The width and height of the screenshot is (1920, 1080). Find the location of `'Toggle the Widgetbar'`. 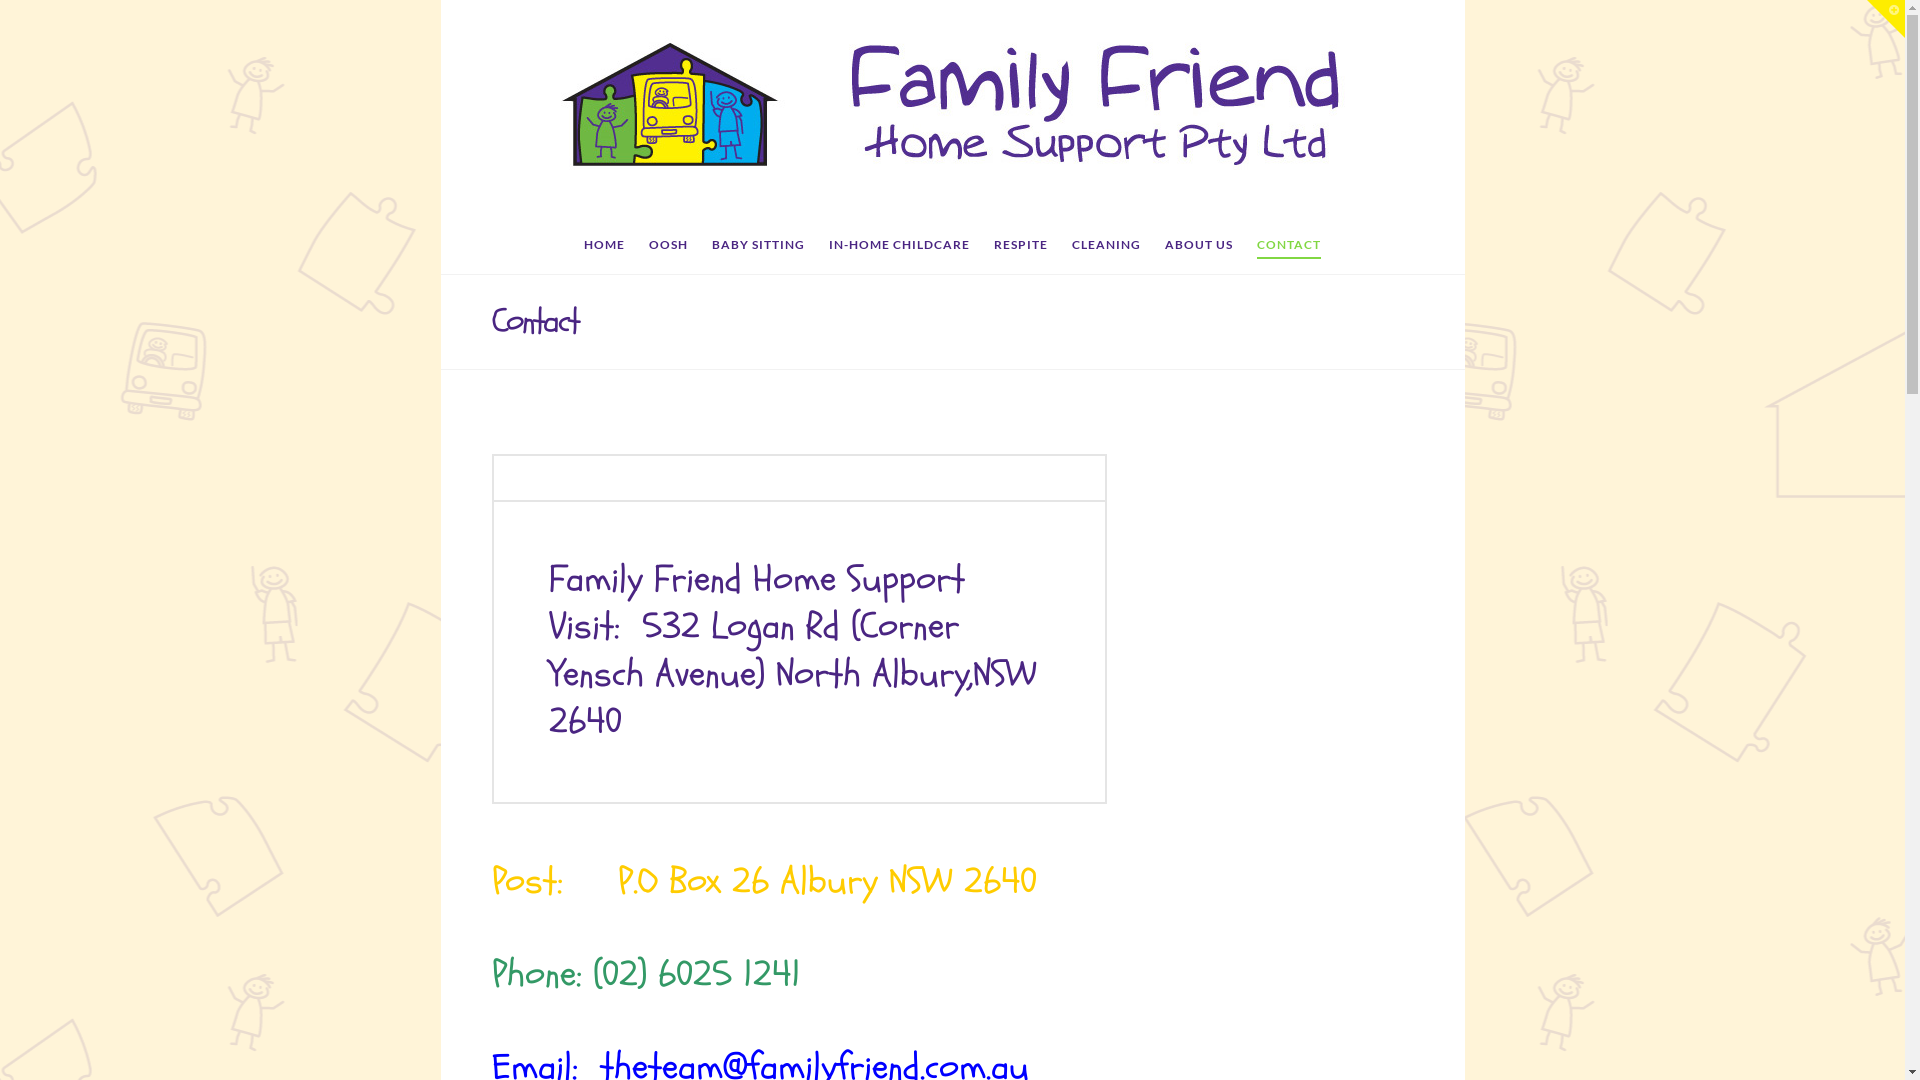

'Toggle the Widgetbar' is located at coordinates (1866, 19).